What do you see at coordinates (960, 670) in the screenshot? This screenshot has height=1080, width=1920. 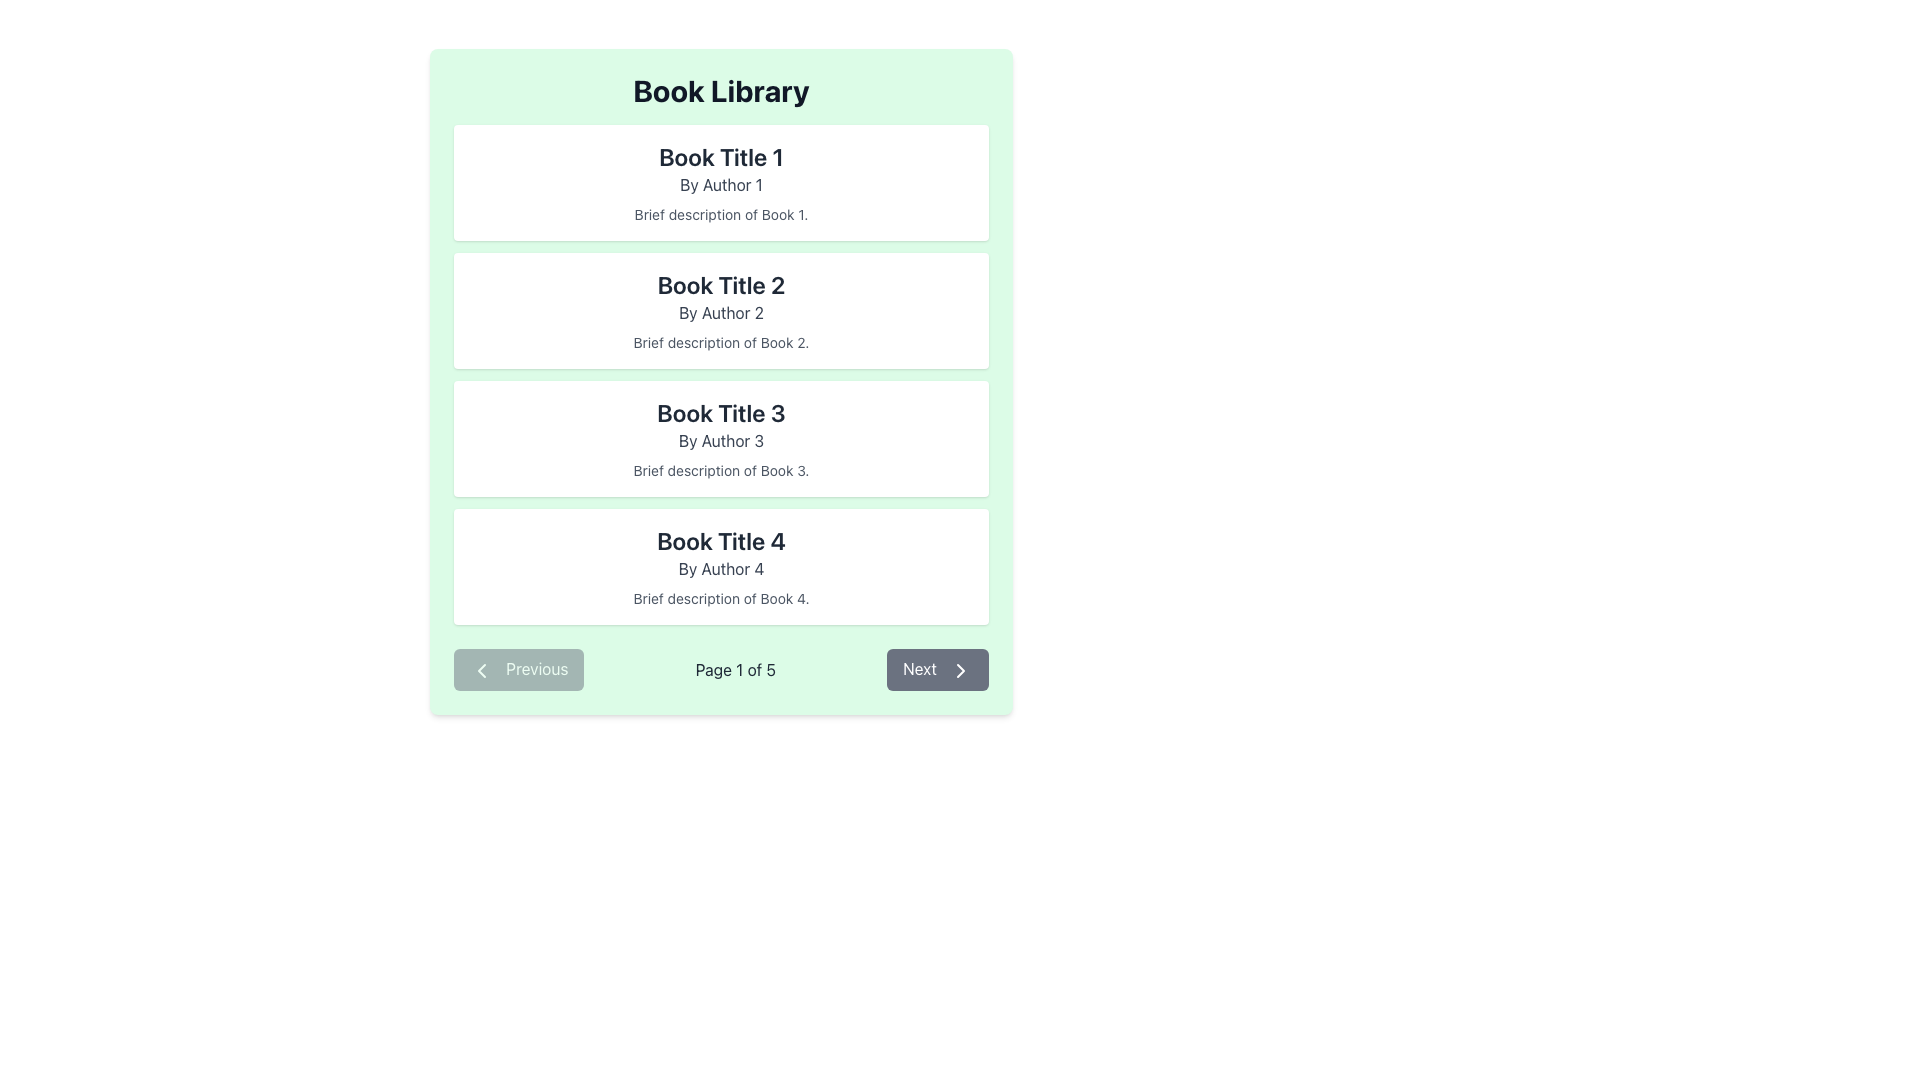 I see `the navigation arrow icon of the 'Next' button located at the bottom right of the page, adjacent to the pagination information labeled 'Page 1 of 5'` at bounding box center [960, 670].